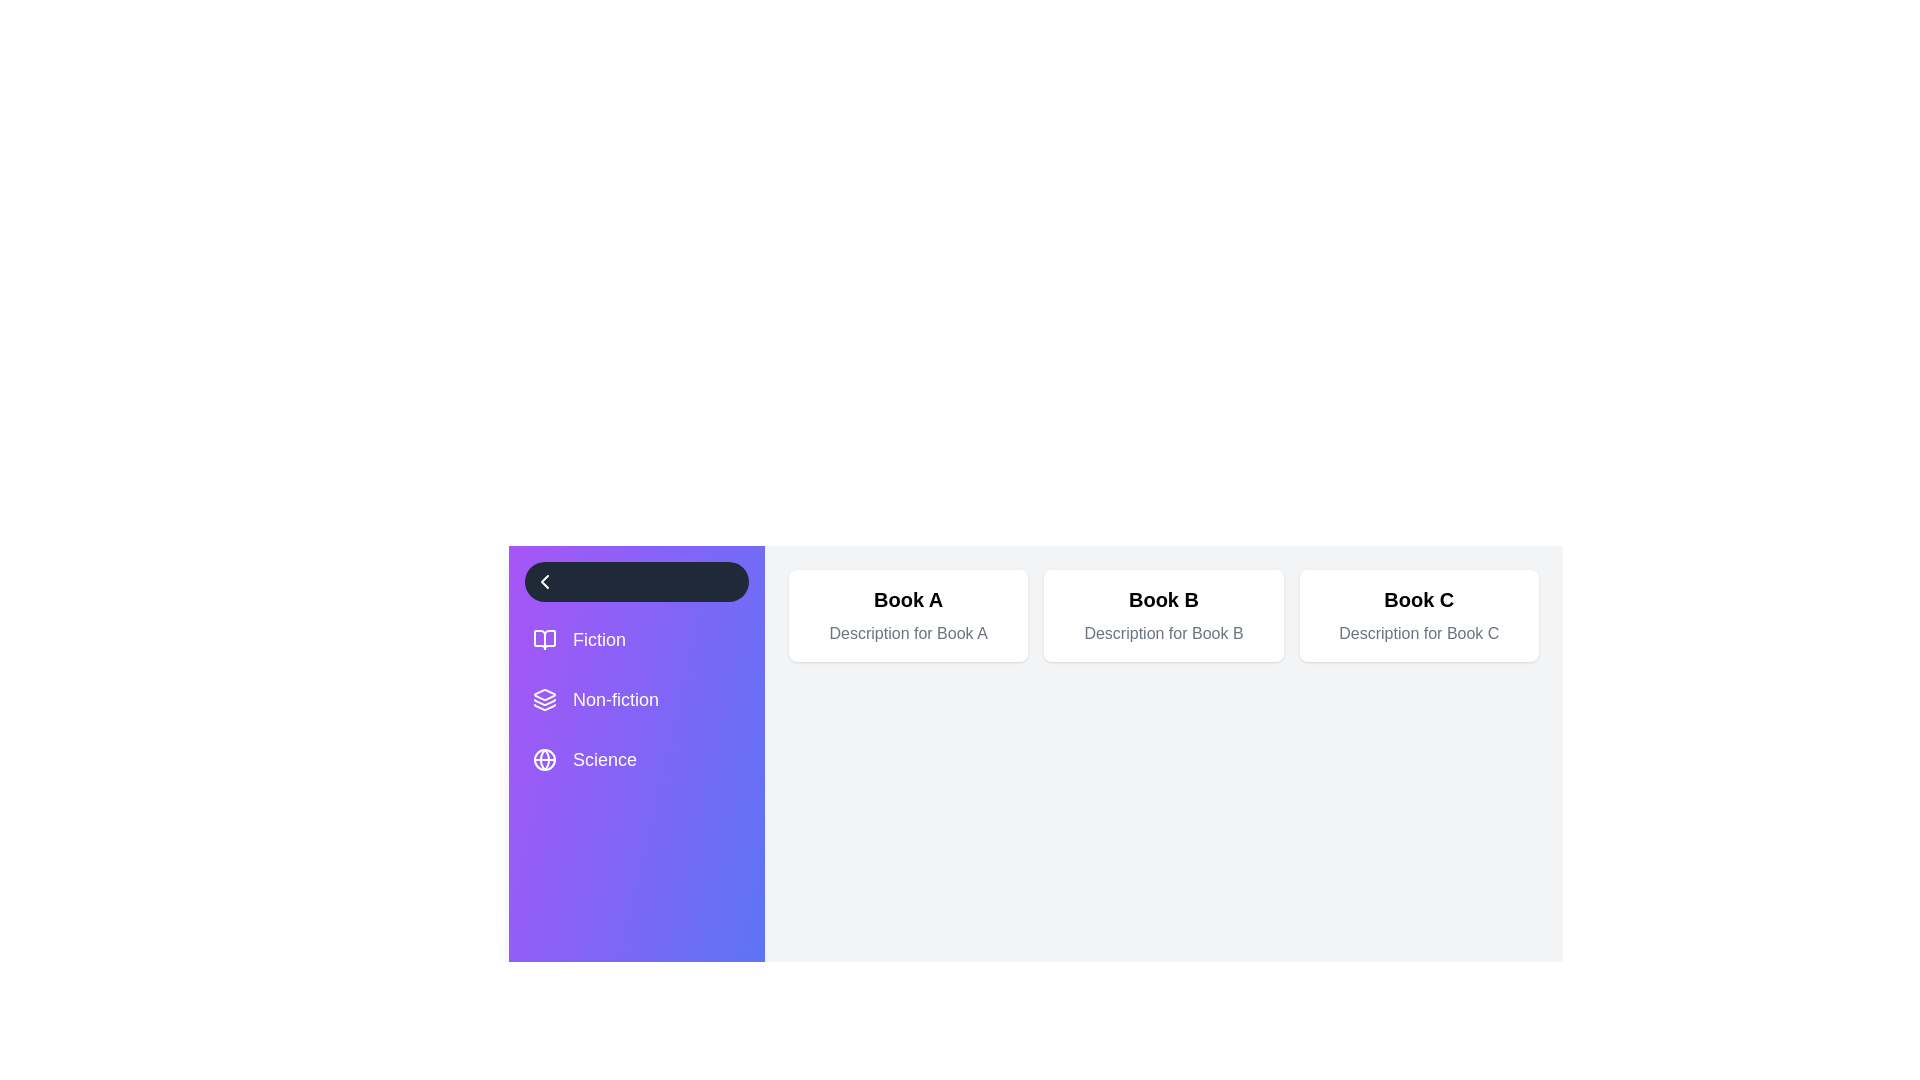 Image resolution: width=1920 pixels, height=1080 pixels. What do you see at coordinates (636, 640) in the screenshot?
I see `the category Fiction to view its hover effect` at bounding box center [636, 640].